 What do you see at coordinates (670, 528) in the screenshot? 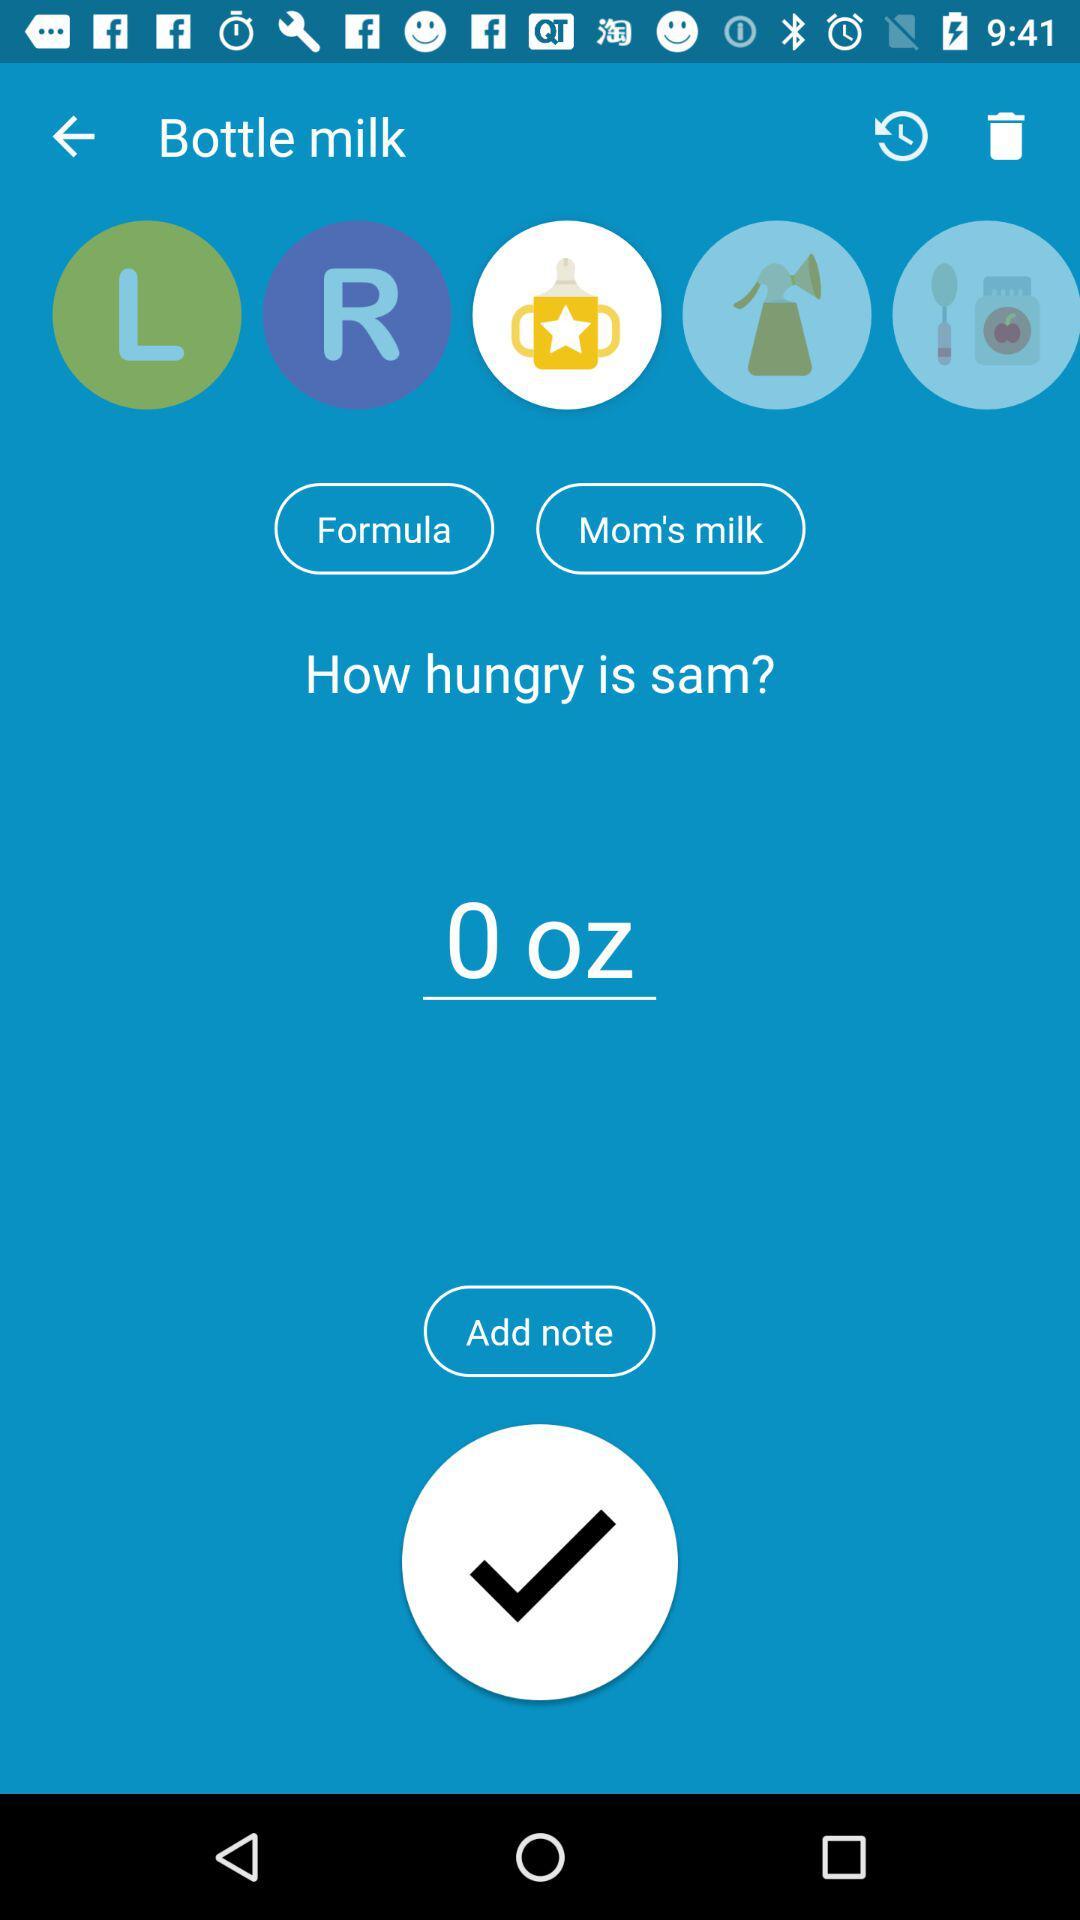
I see `the item next to formula` at bounding box center [670, 528].